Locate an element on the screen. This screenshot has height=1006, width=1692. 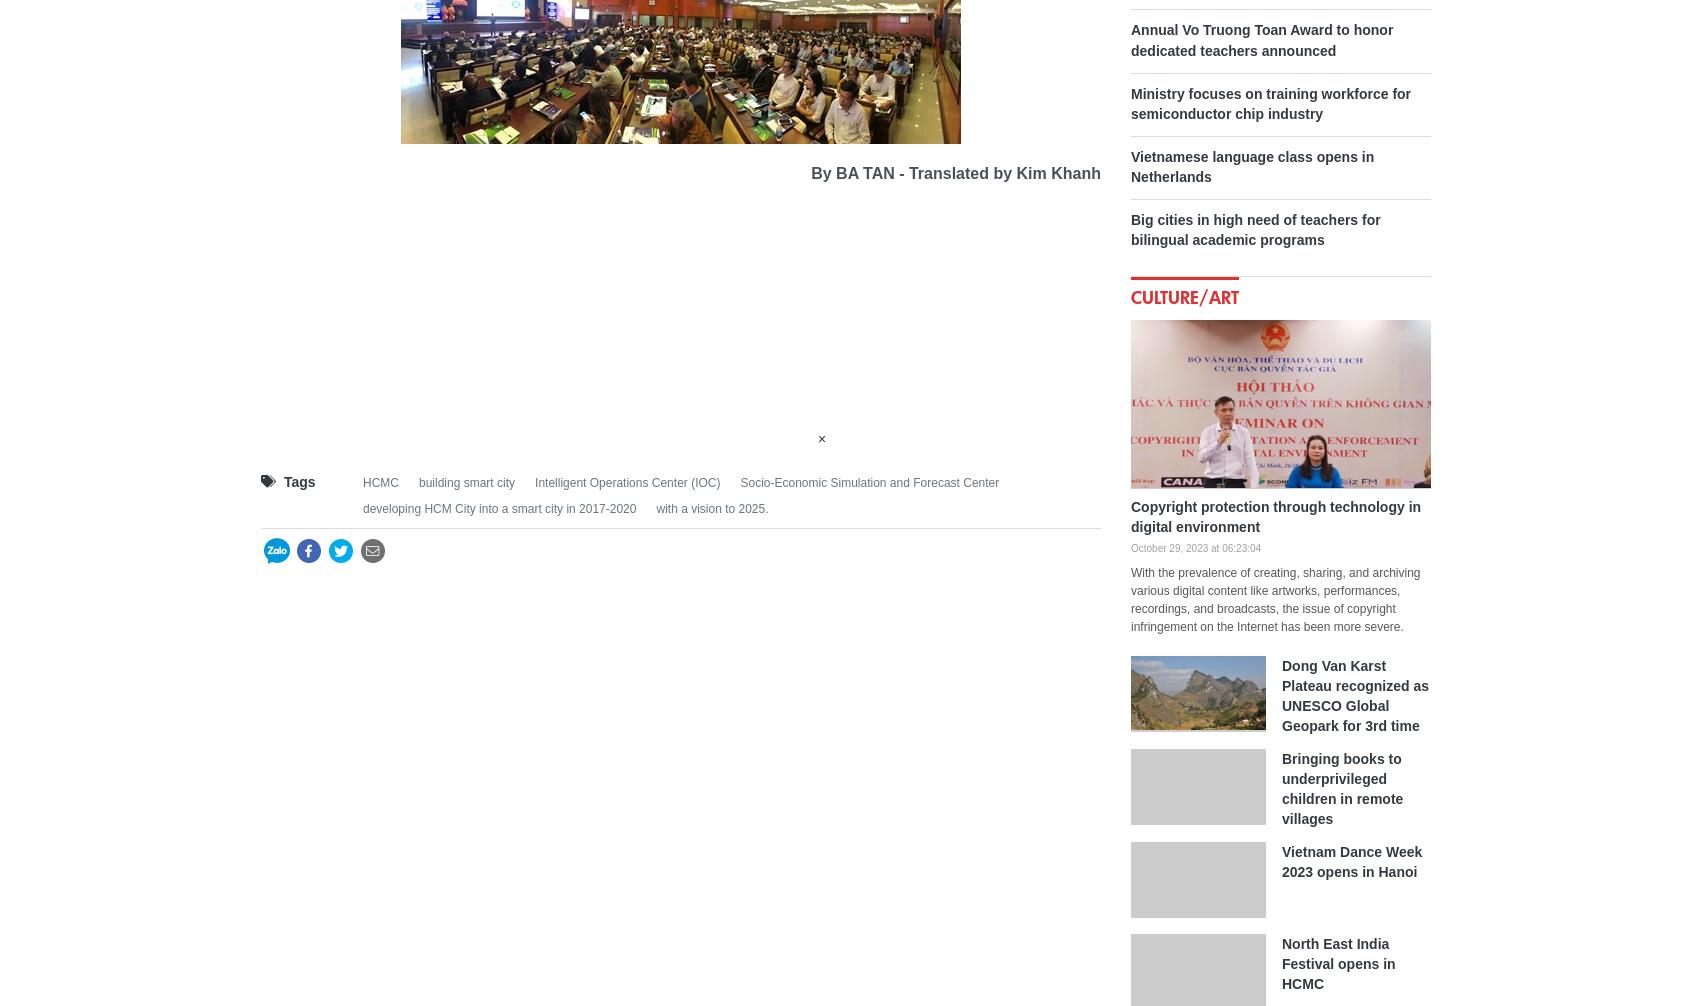
'Vietnamese language class opens in Netherlands' is located at coordinates (1129, 165).